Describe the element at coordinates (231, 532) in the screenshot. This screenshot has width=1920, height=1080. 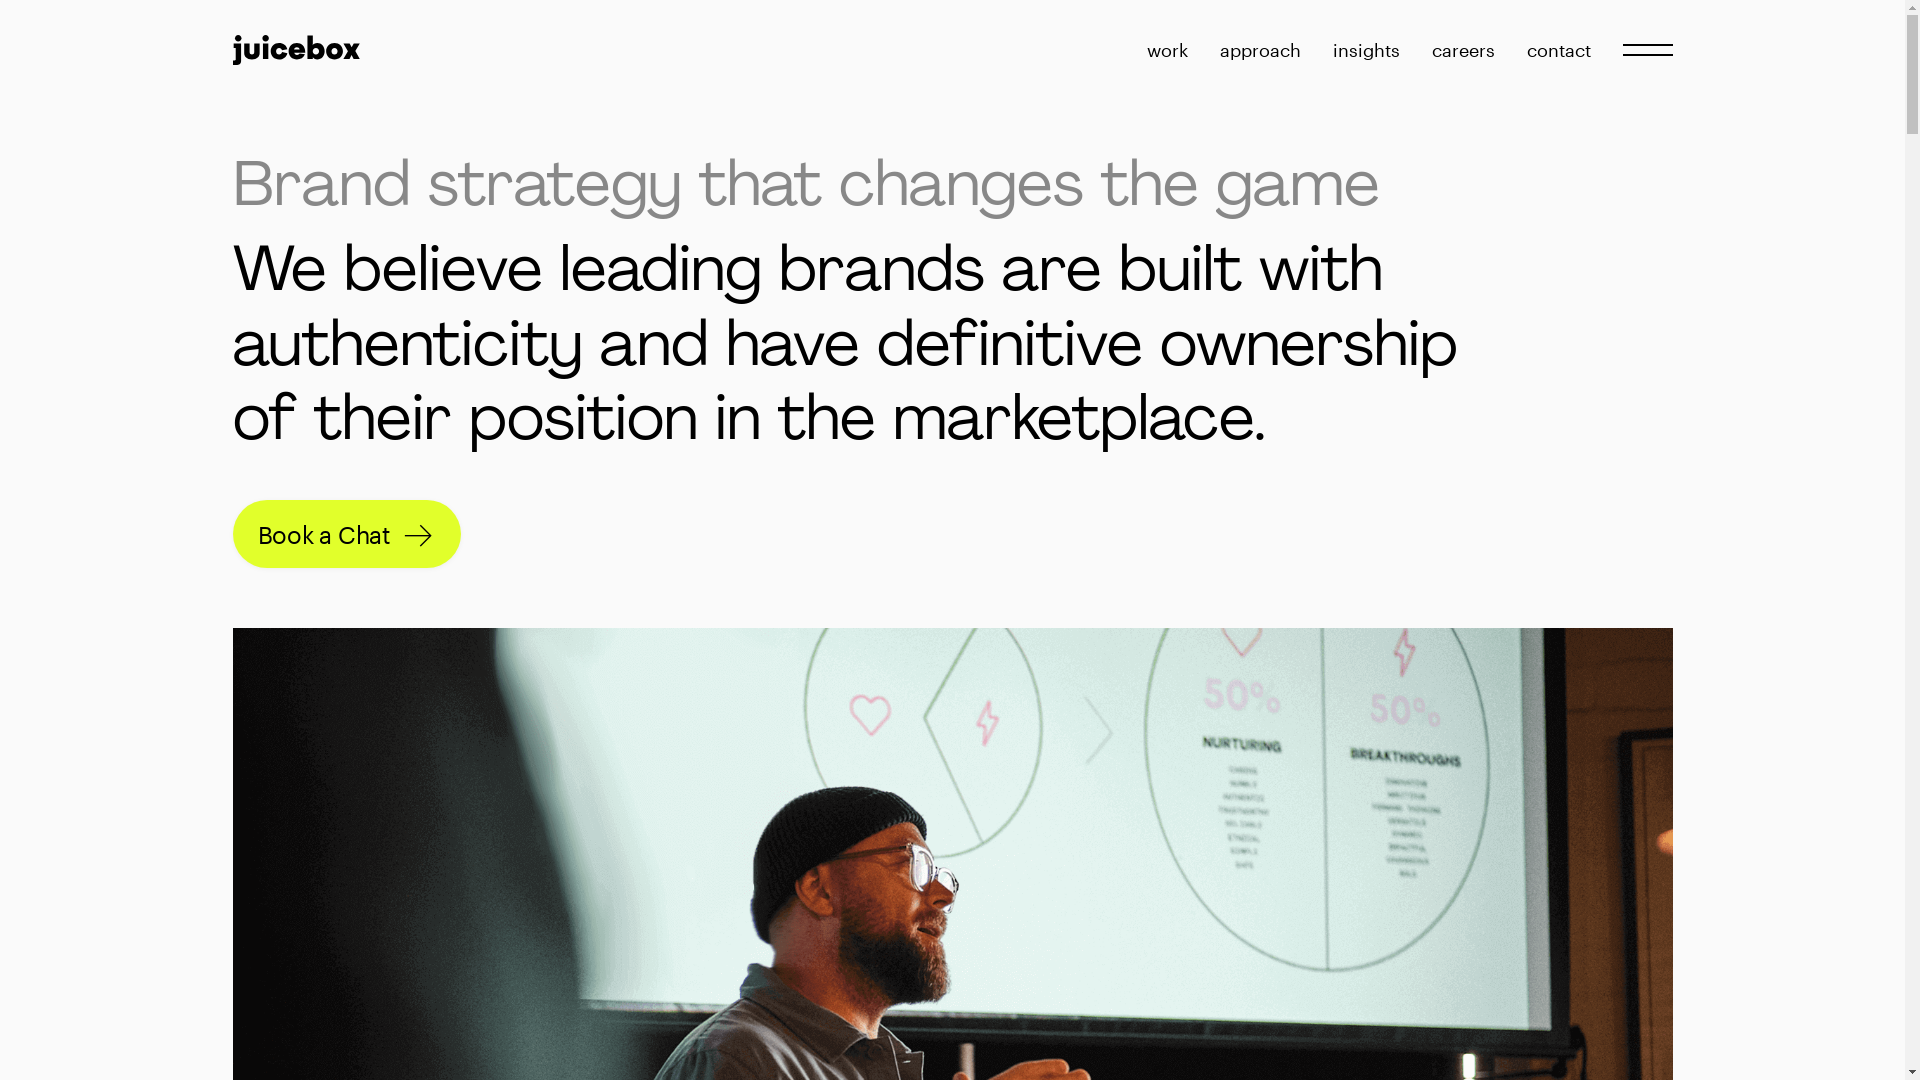
I see `'Book a Chat'` at that location.